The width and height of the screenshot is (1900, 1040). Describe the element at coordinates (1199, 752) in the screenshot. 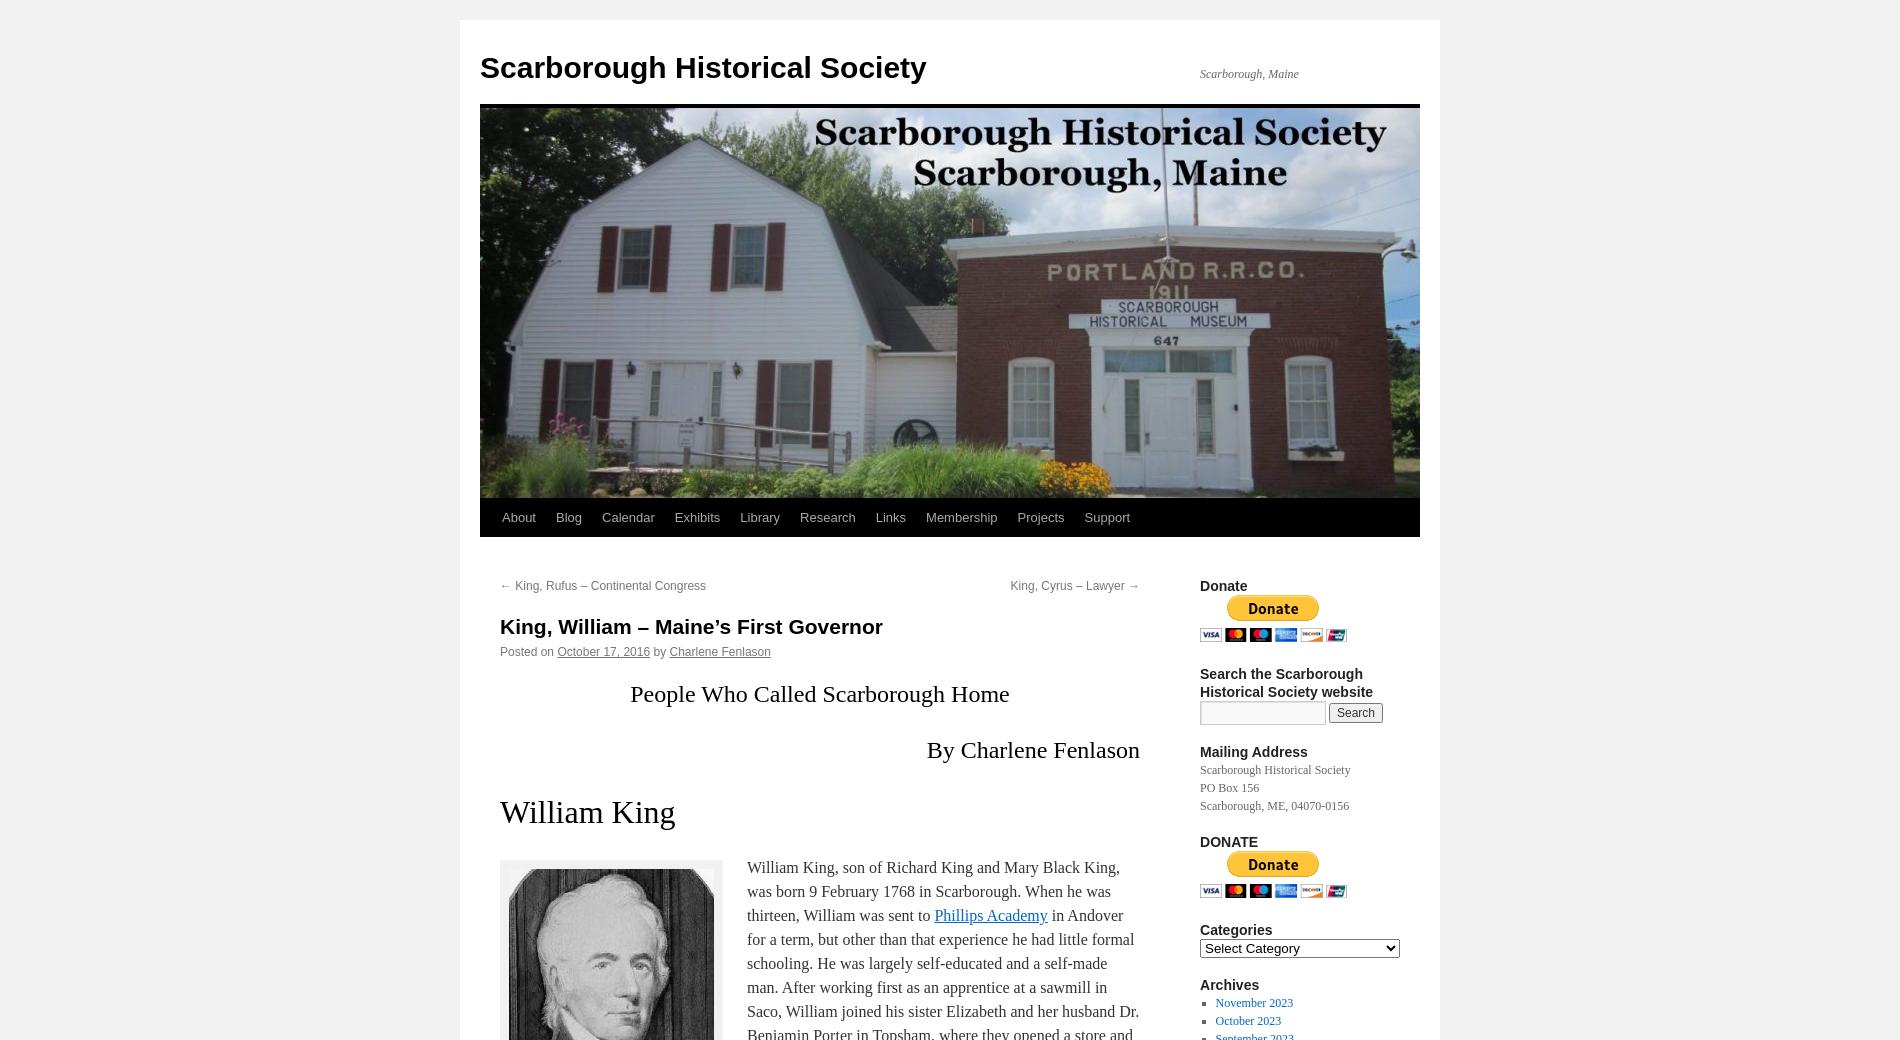

I see `'Mailing Address'` at that location.